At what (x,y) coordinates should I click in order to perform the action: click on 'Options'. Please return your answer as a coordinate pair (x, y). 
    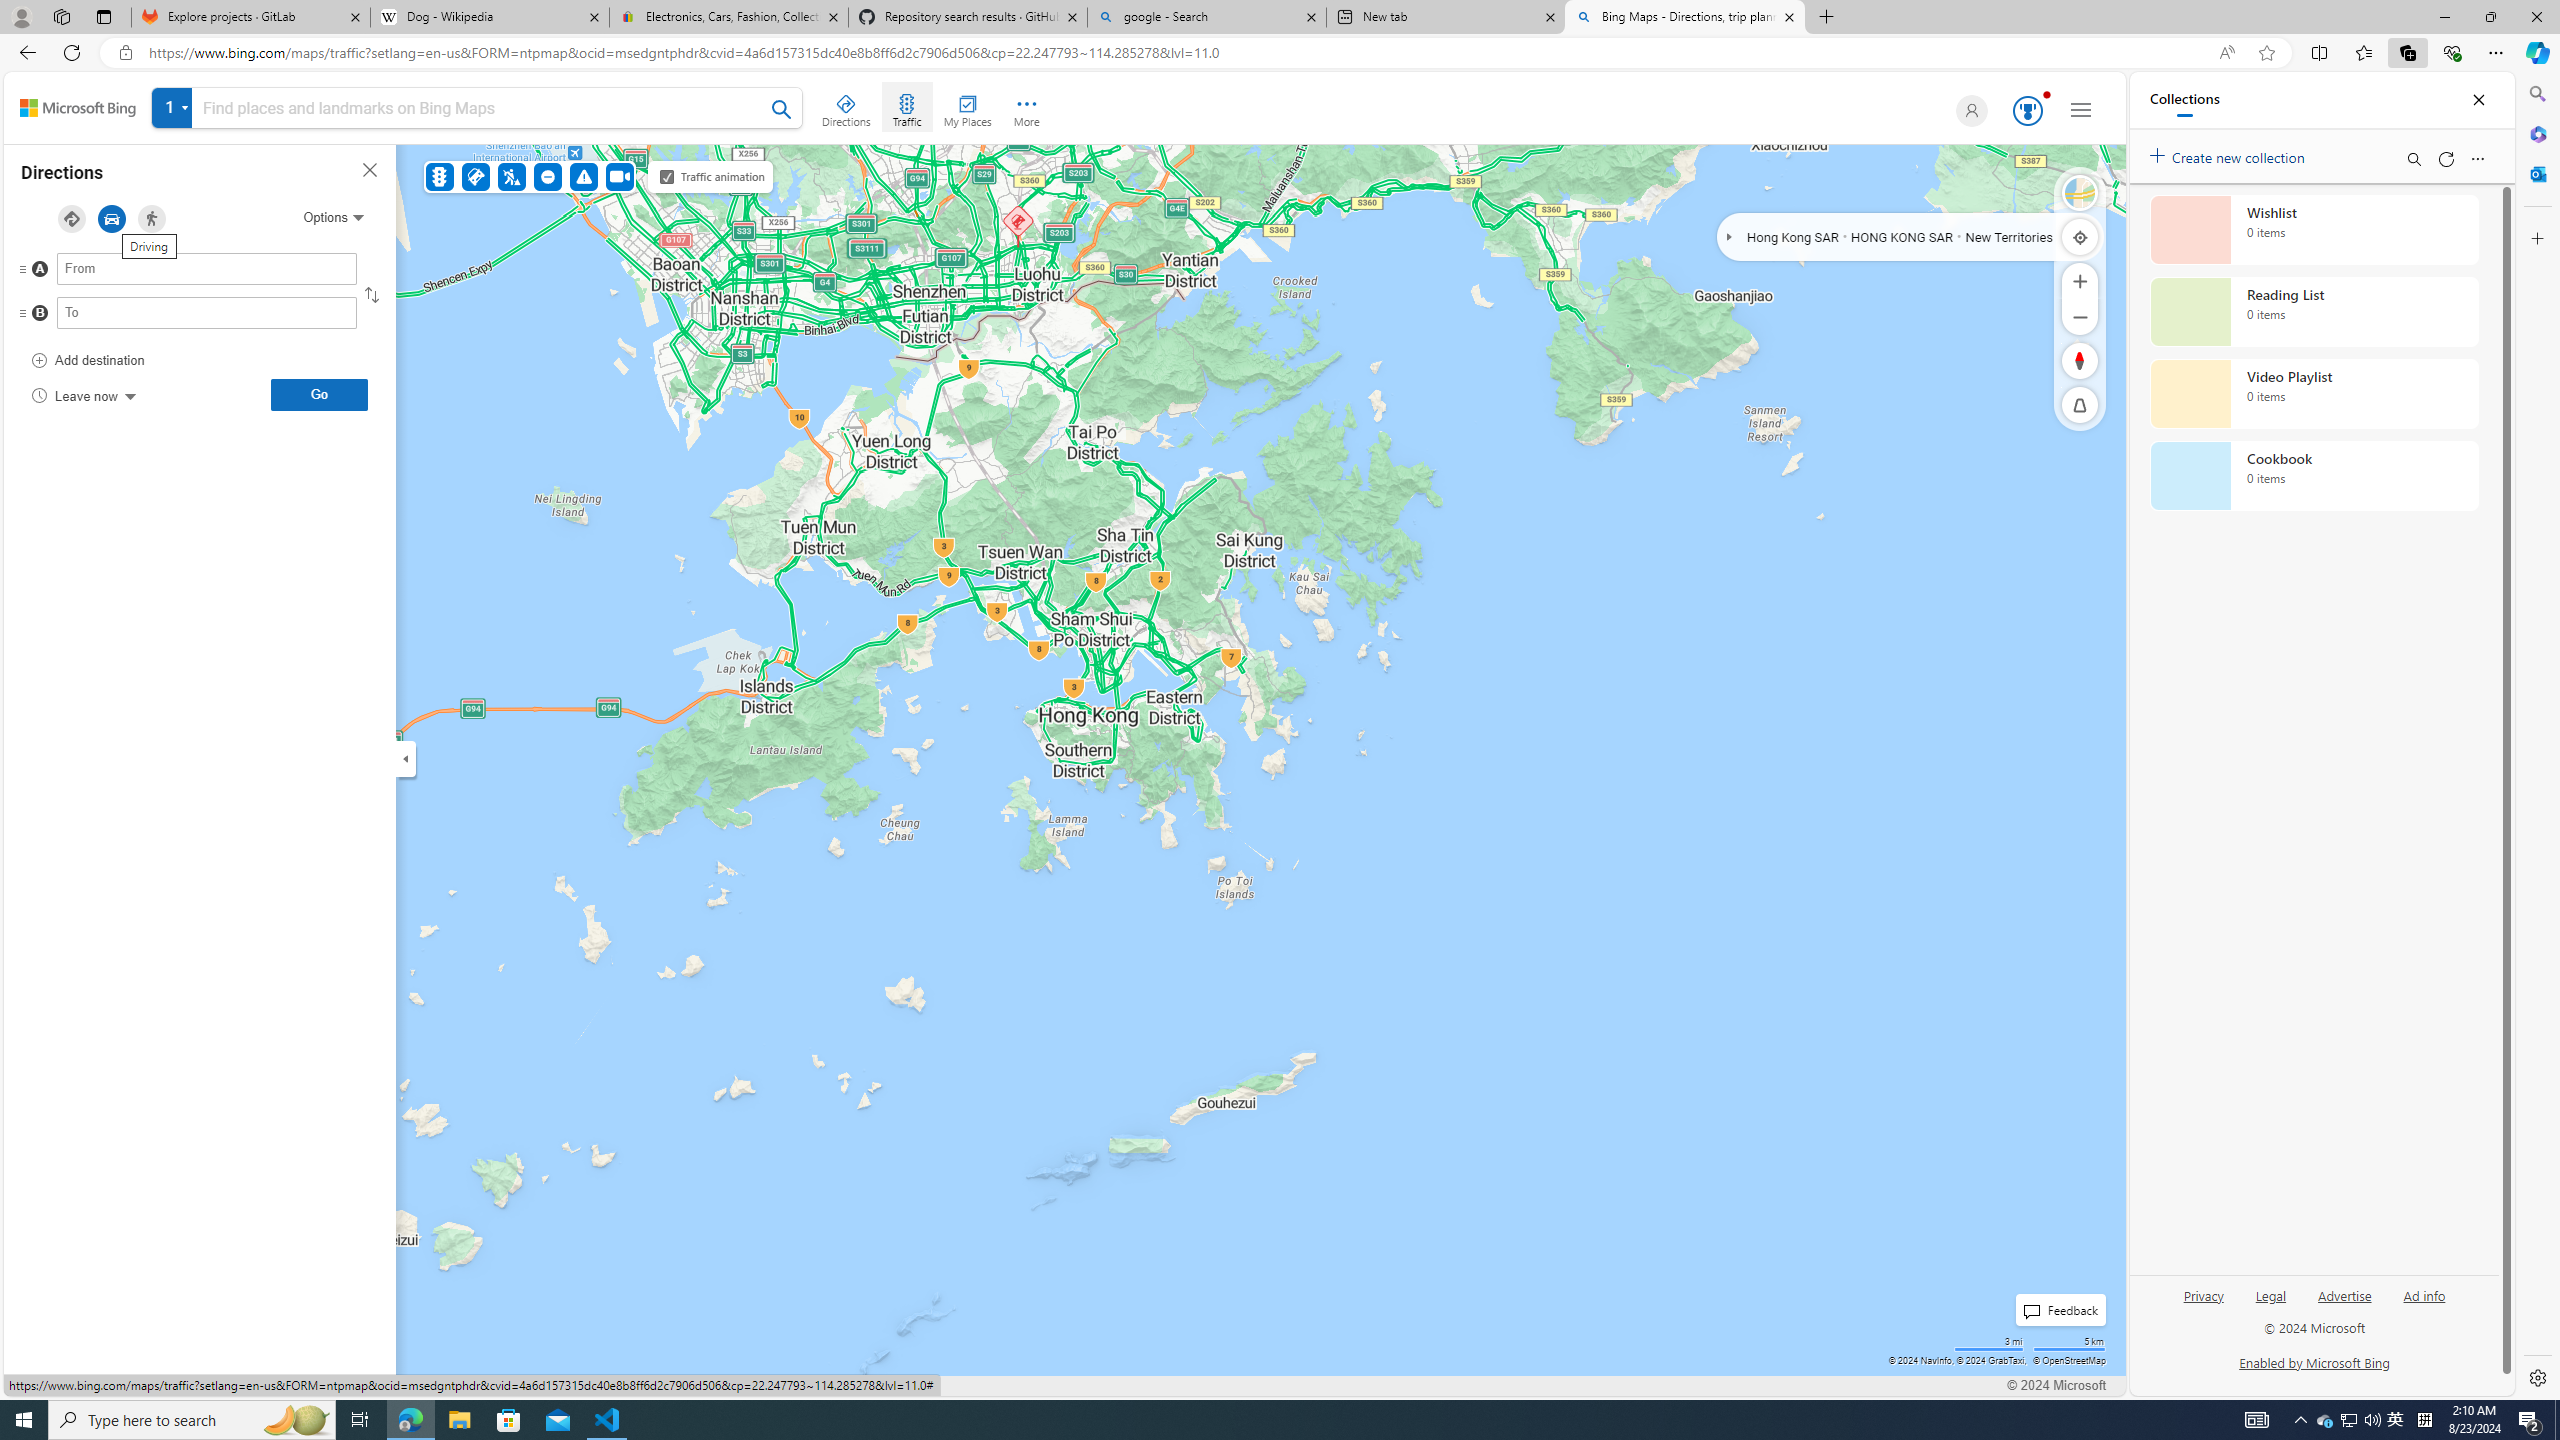
    Looking at the image, I should click on (331, 217).